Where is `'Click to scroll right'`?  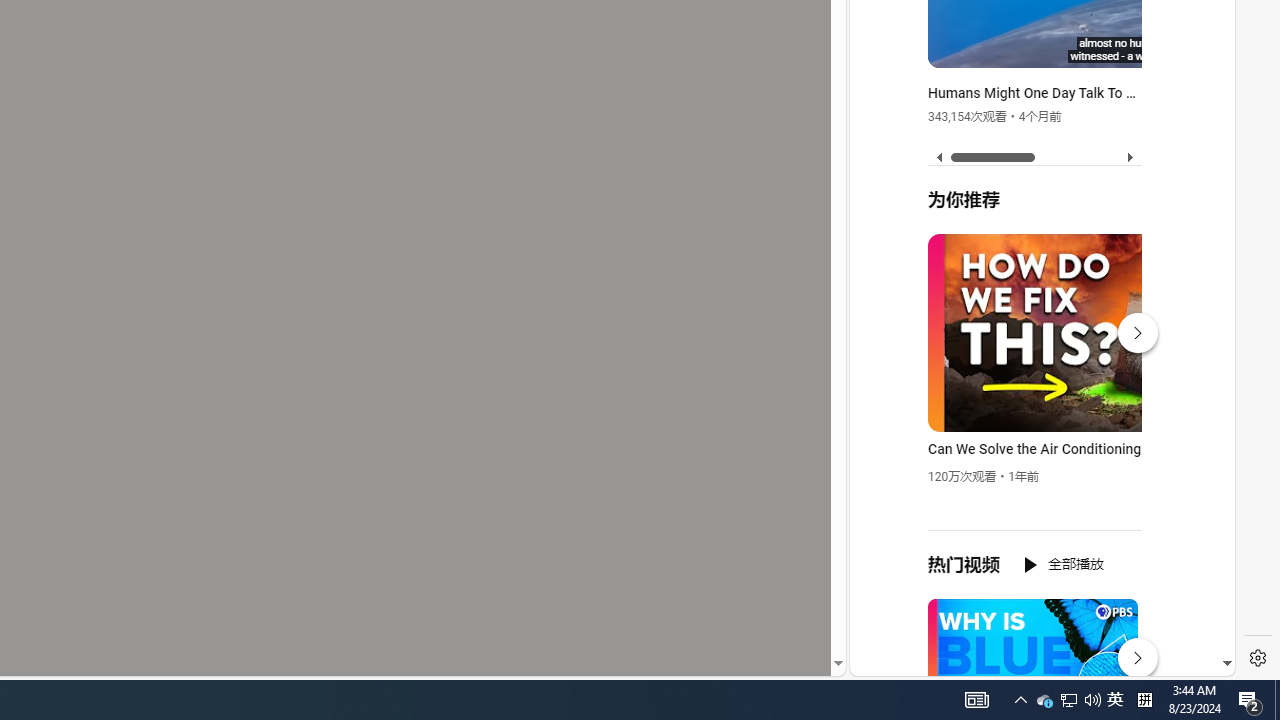 'Click to scroll right' is located at coordinates (1196, 82).